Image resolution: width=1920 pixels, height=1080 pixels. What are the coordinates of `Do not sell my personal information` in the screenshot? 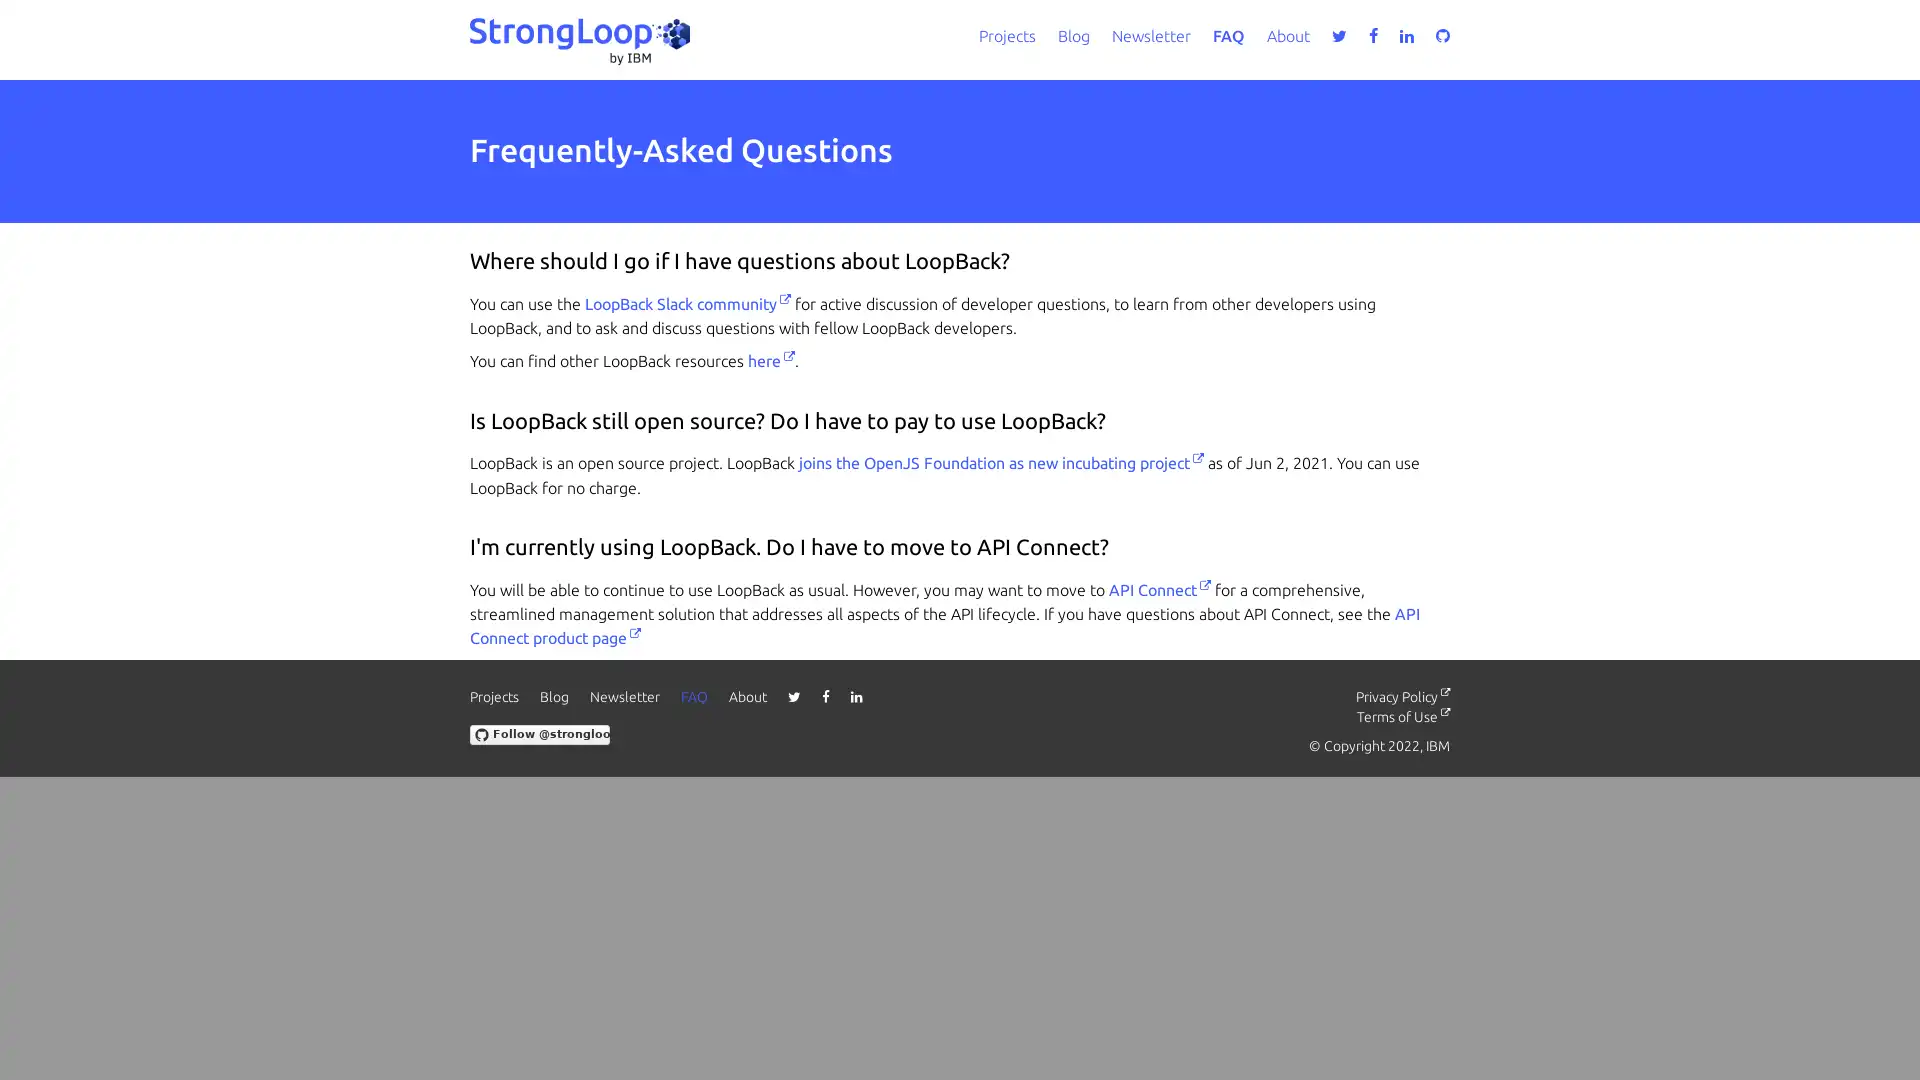 It's located at (1758, 1014).